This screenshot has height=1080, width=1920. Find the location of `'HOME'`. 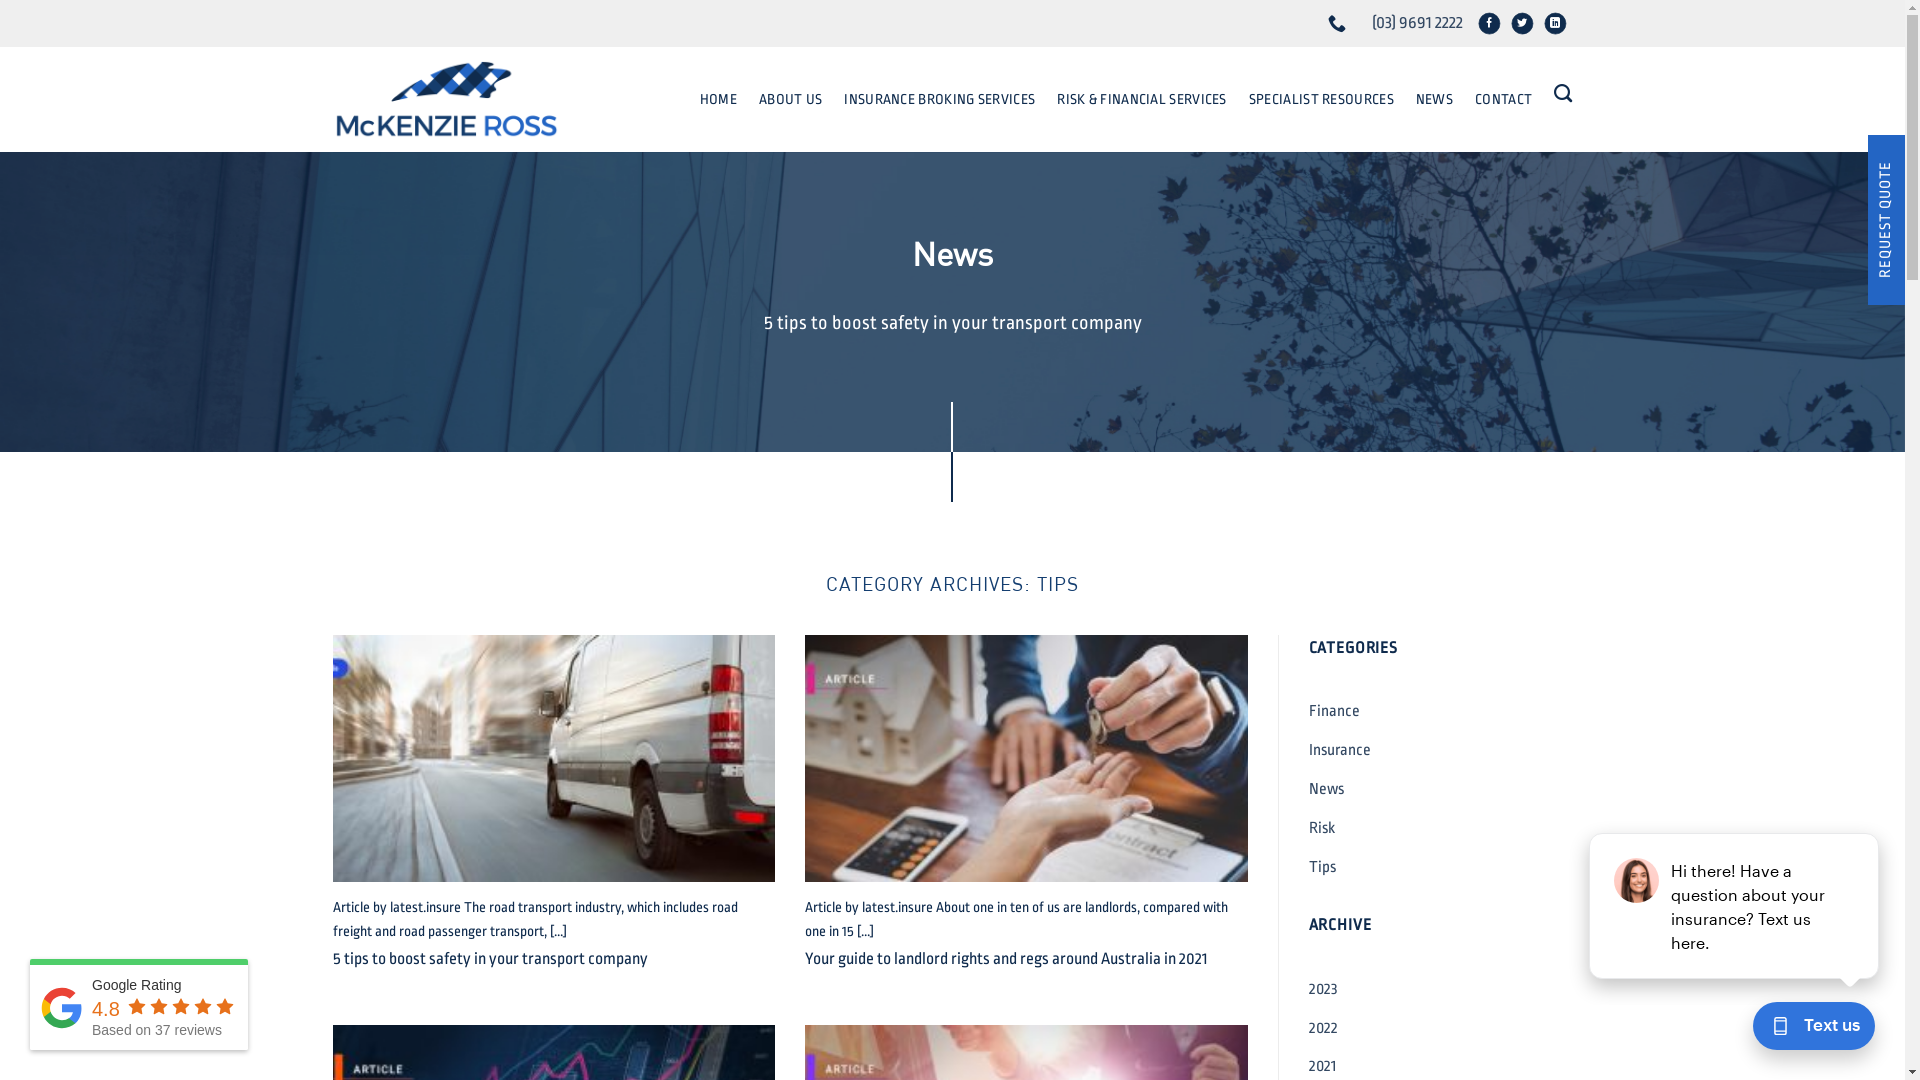

'HOME' is located at coordinates (718, 99).